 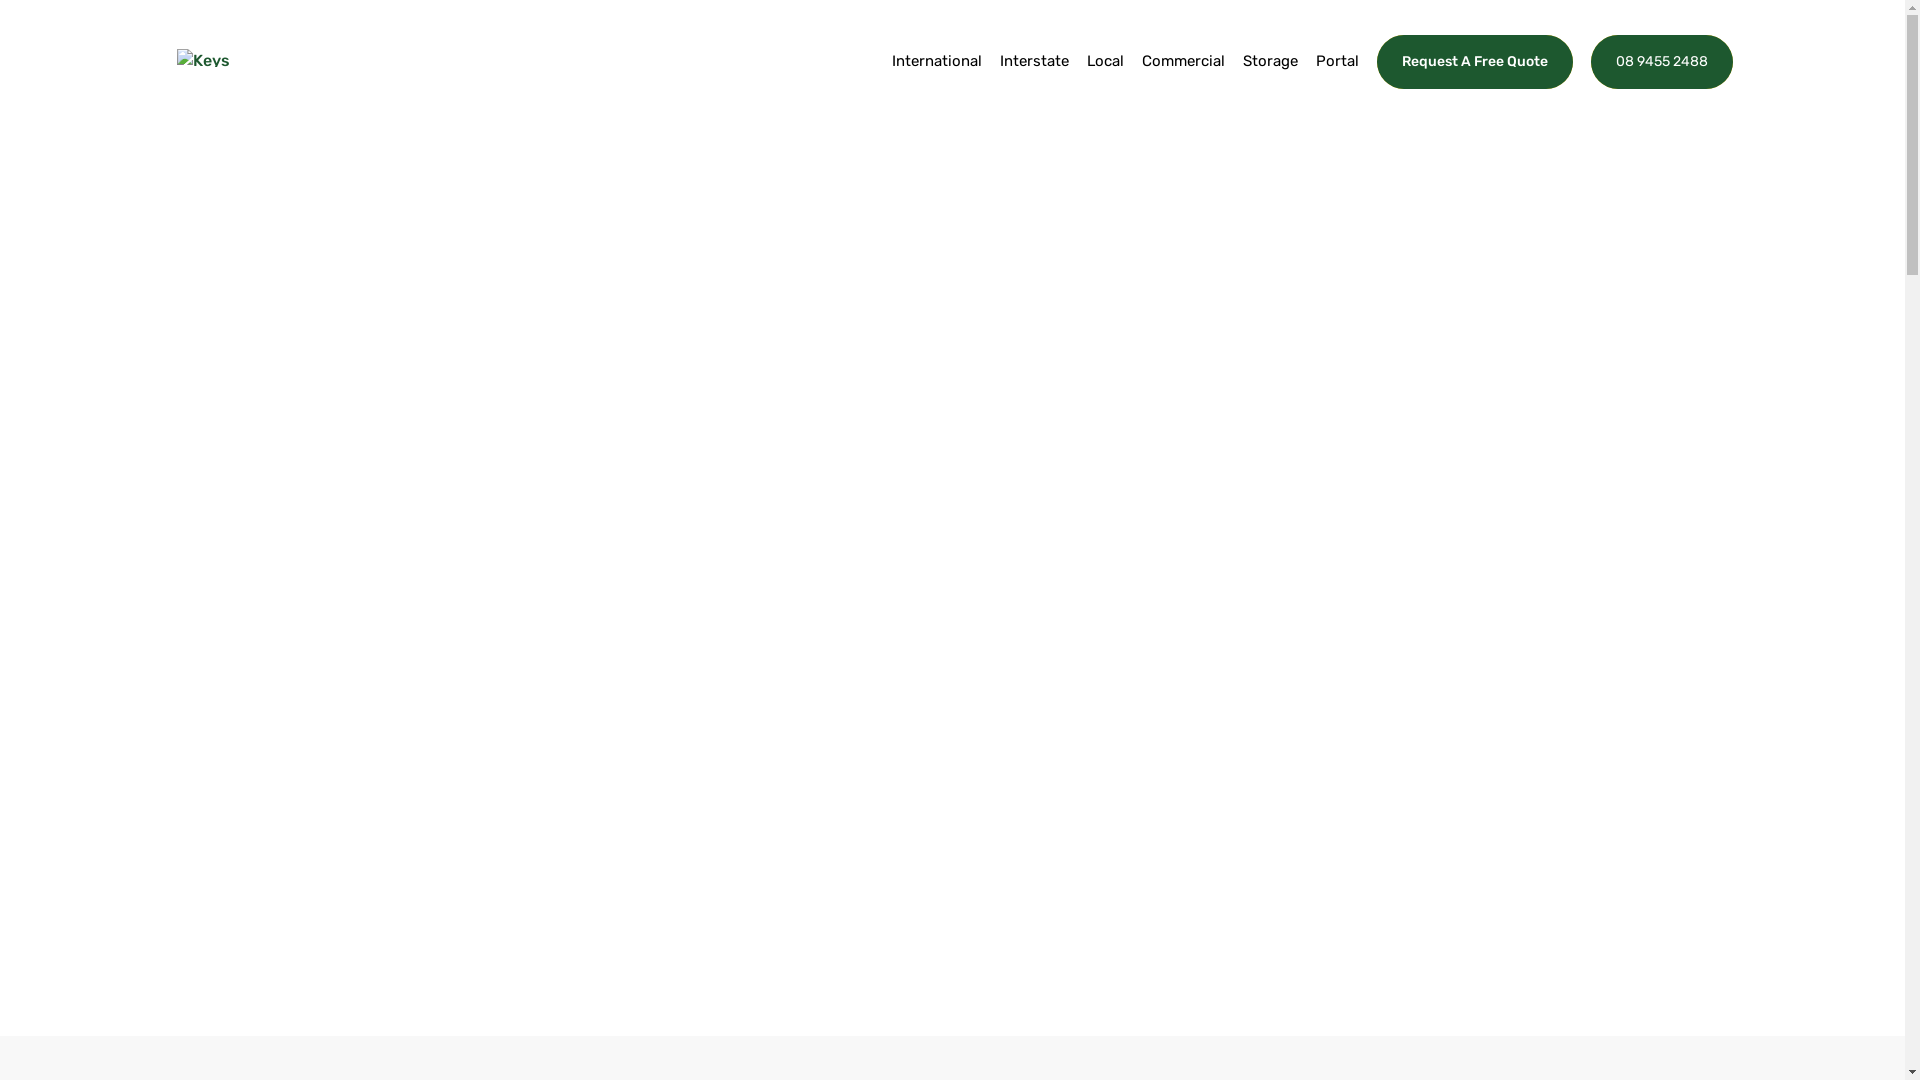 I want to click on 'Local', so click(x=1103, y=83).